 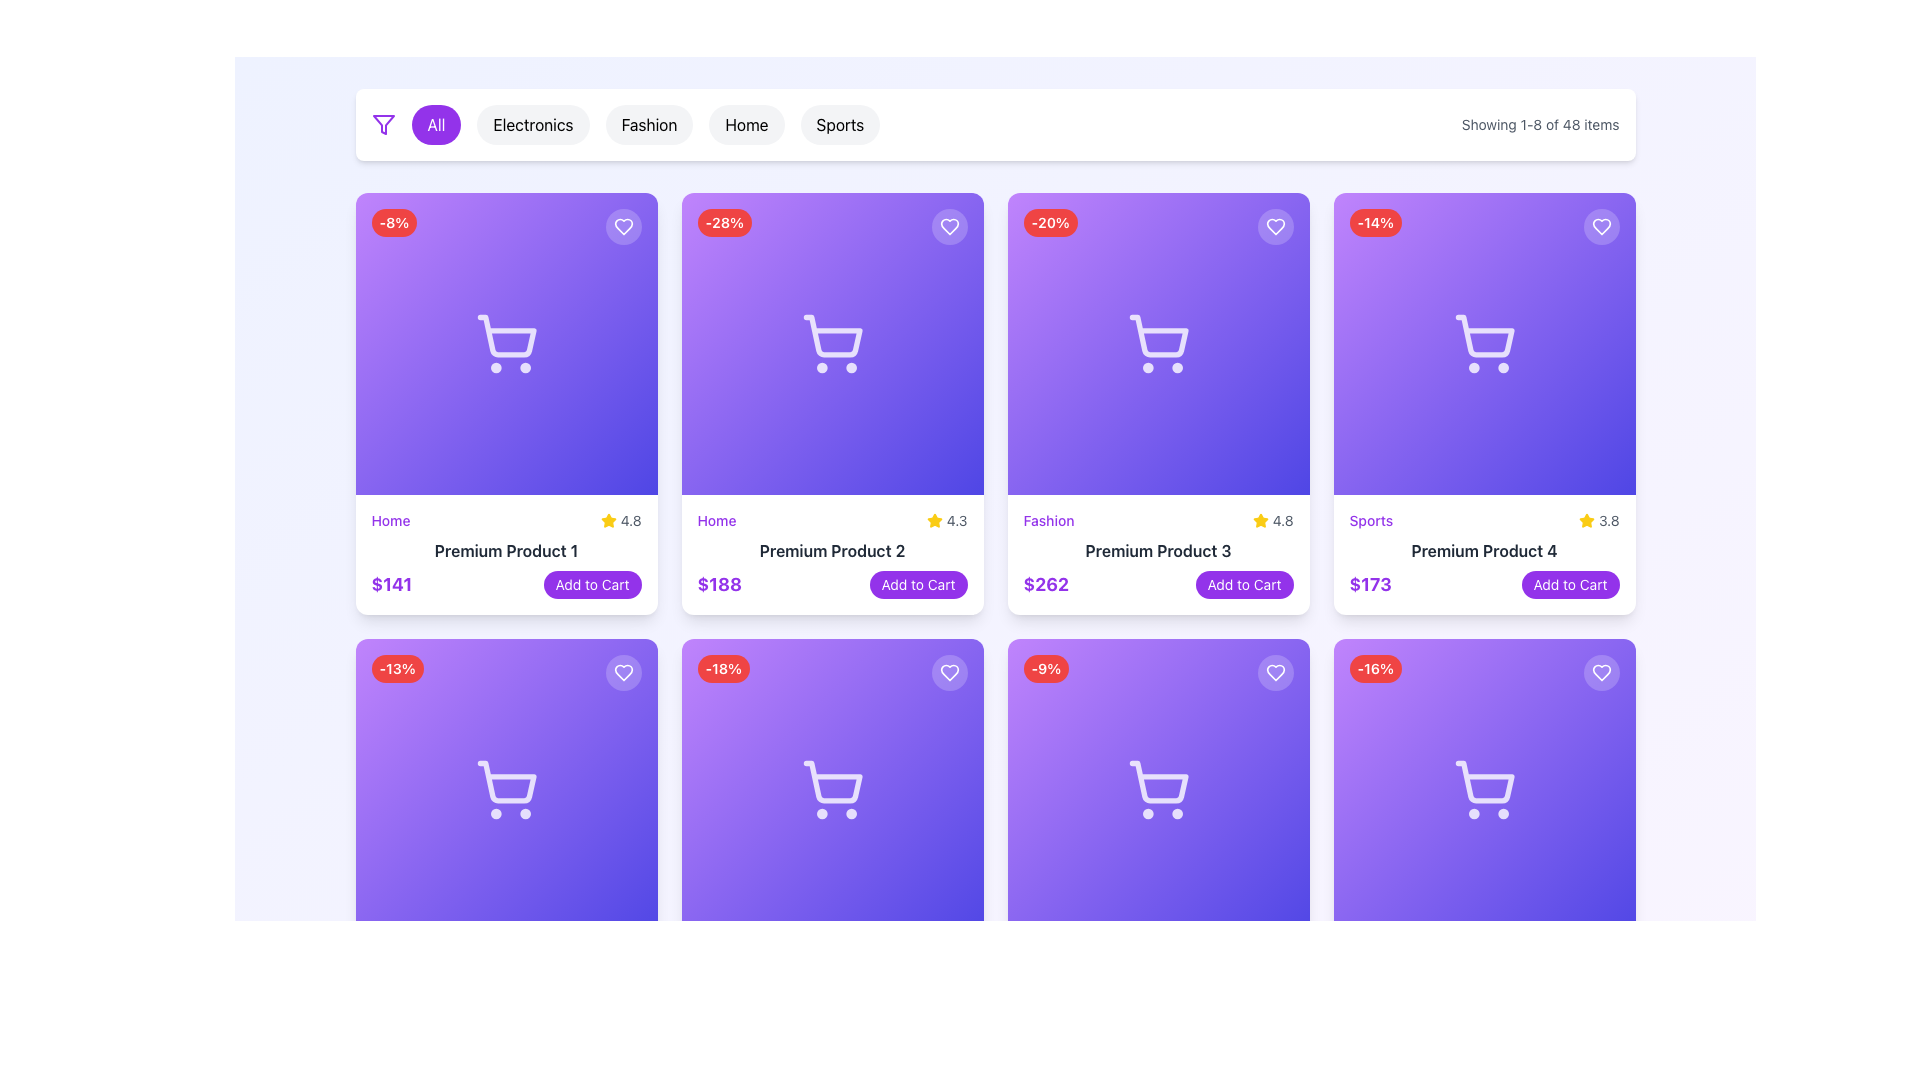 I want to click on the text label positioned in the upper-left corner of the product card, which identifies the category or section of the product, so click(x=390, y=519).